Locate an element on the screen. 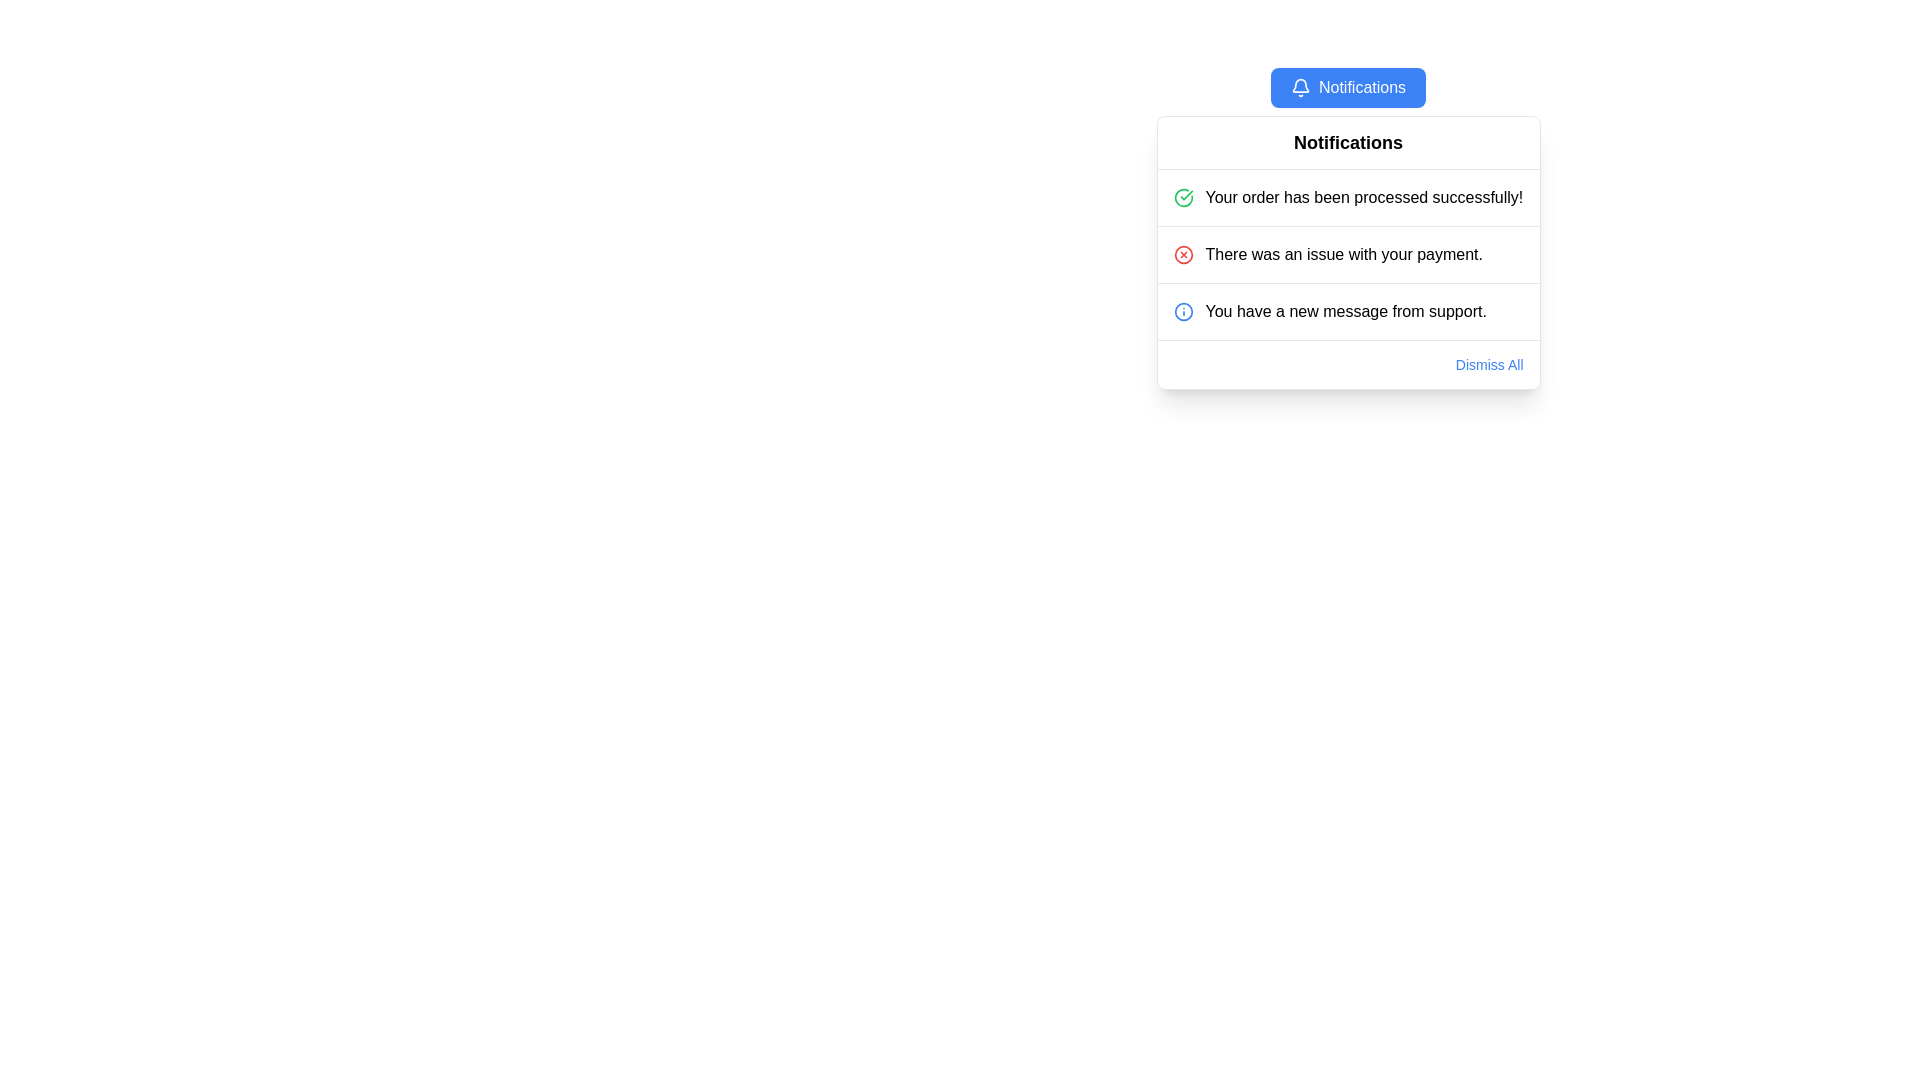  notification message displayed in the text label indicating that the user's order has been successfully processed, located at the top of the notification panel is located at coordinates (1363, 197).